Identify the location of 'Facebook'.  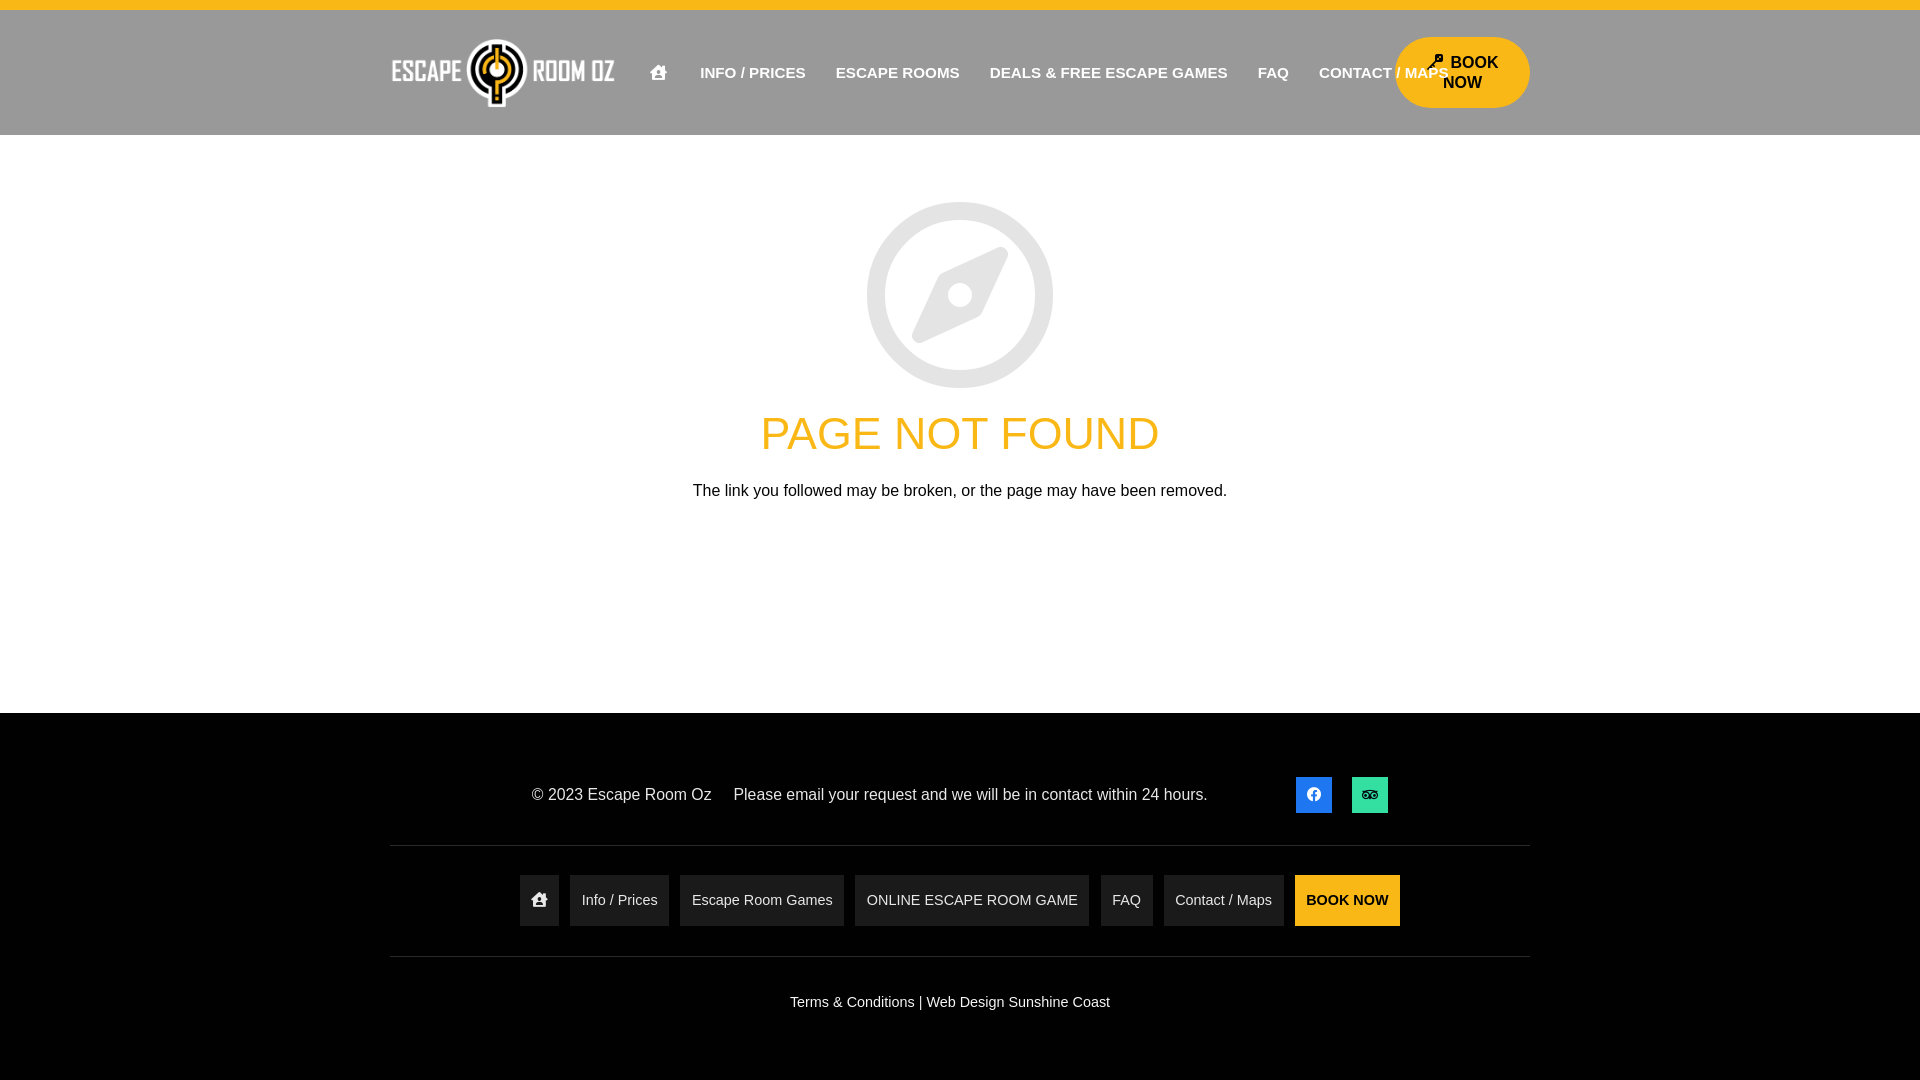
(1314, 793).